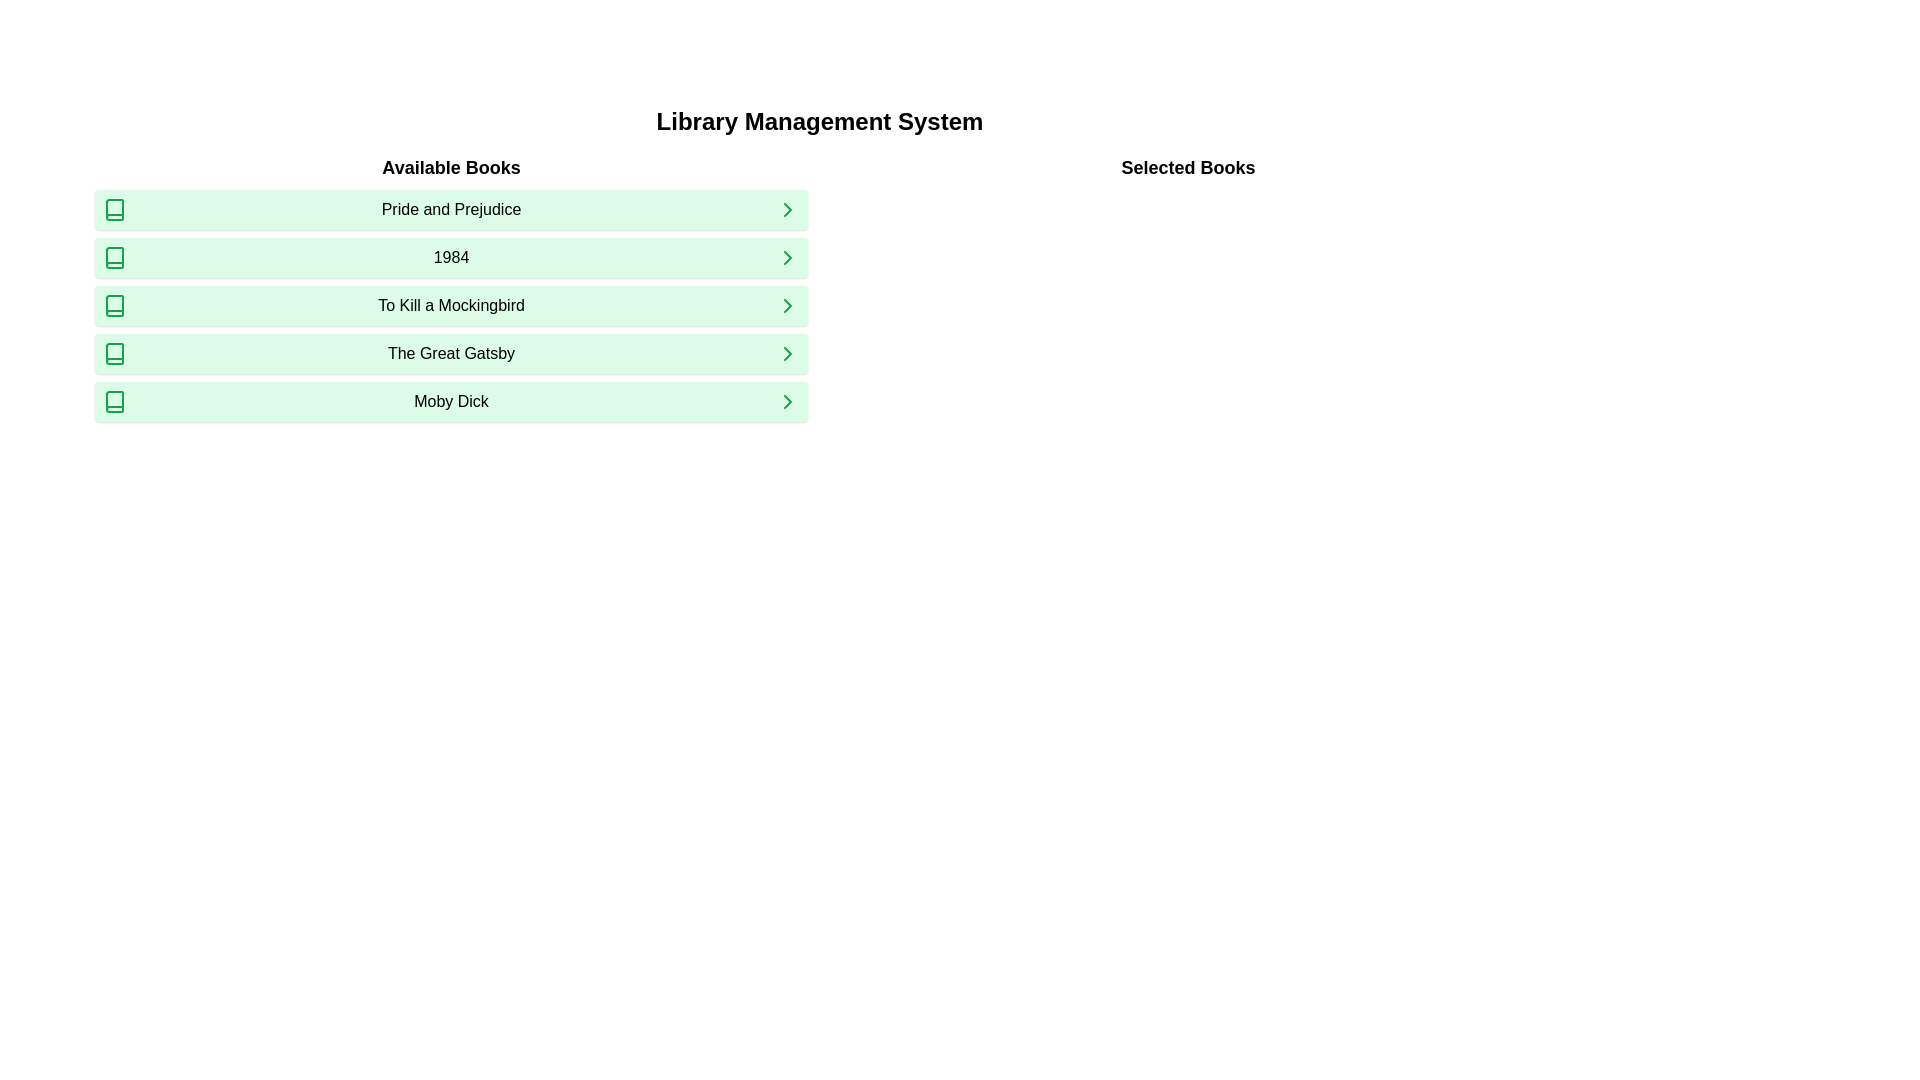 This screenshot has height=1080, width=1920. I want to click on the 'Moby Dick' button, which is a rectangular button with a light green background, located at the bottom of the 'Available Books' list, so click(450, 401).